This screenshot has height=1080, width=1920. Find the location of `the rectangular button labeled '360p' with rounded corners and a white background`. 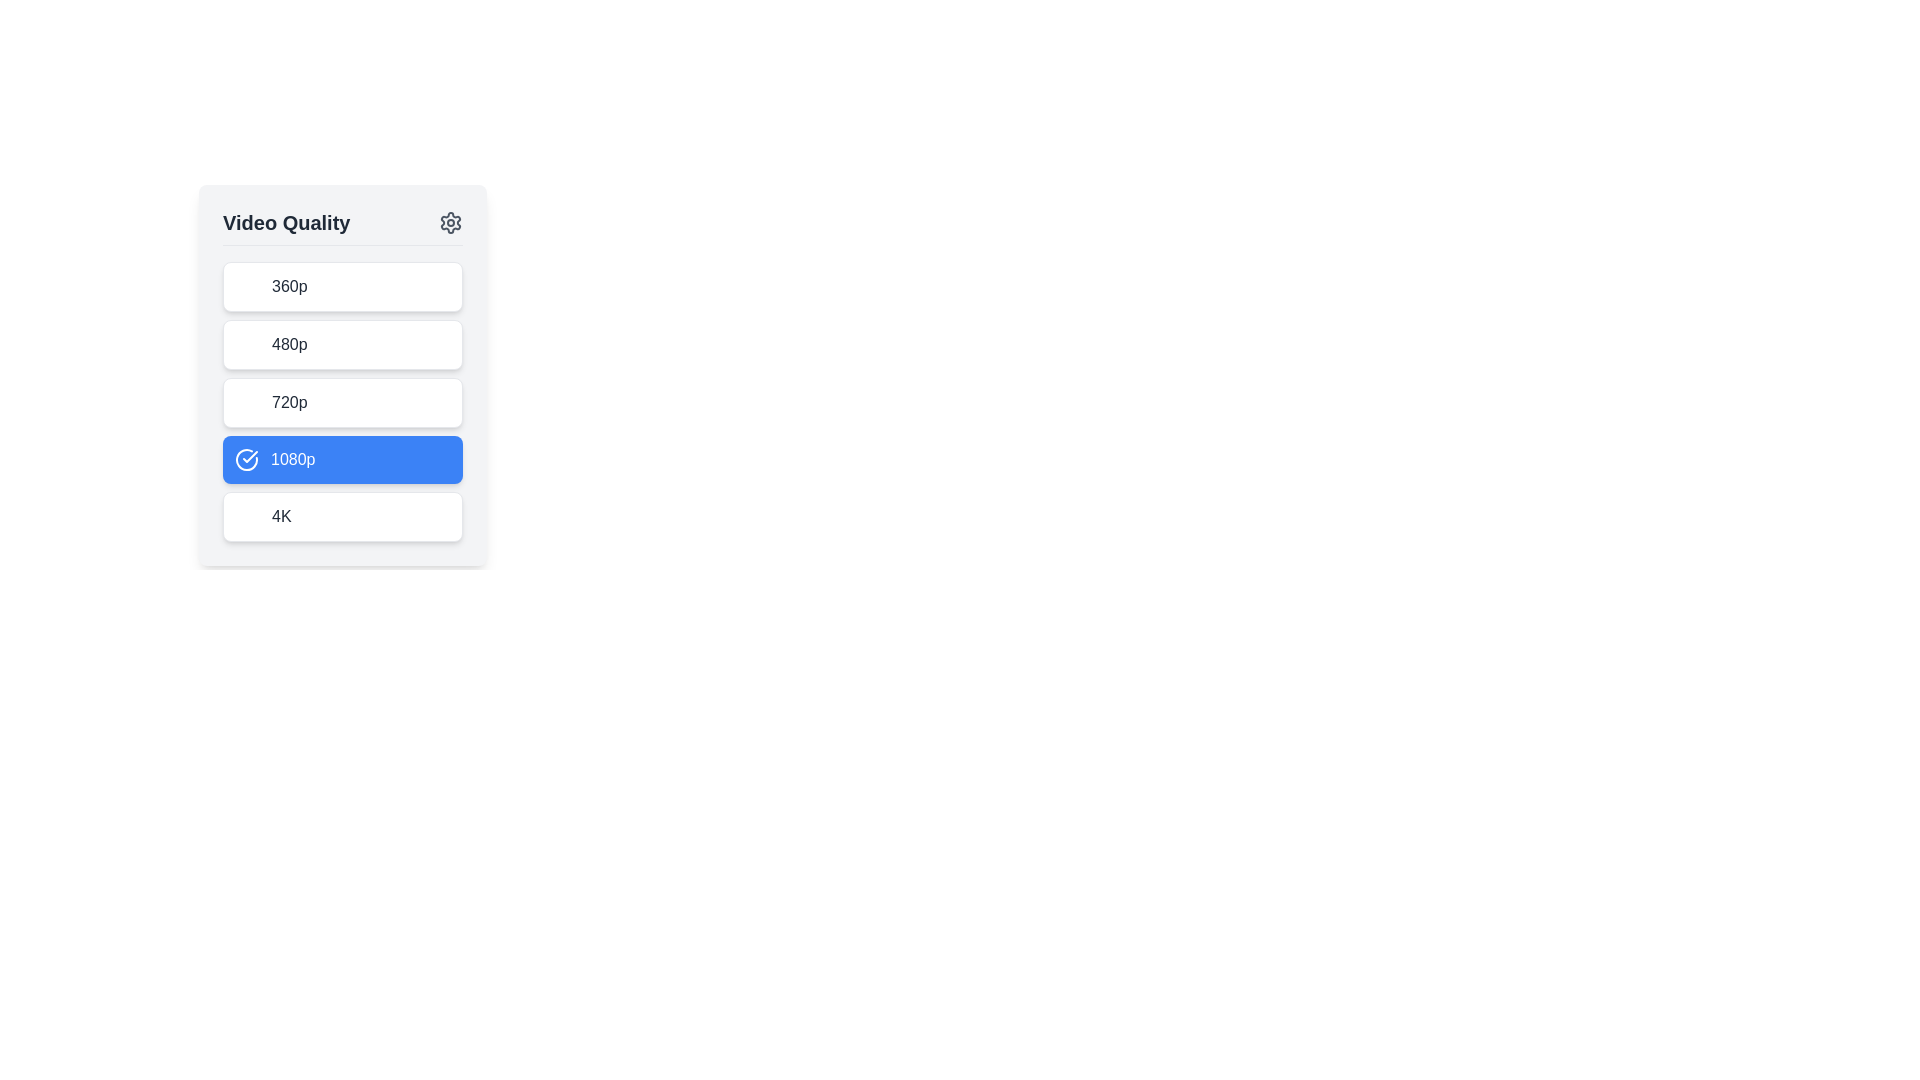

the rectangular button labeled '360p' with rounded corners and a white background is located at coordinates (342, 286).